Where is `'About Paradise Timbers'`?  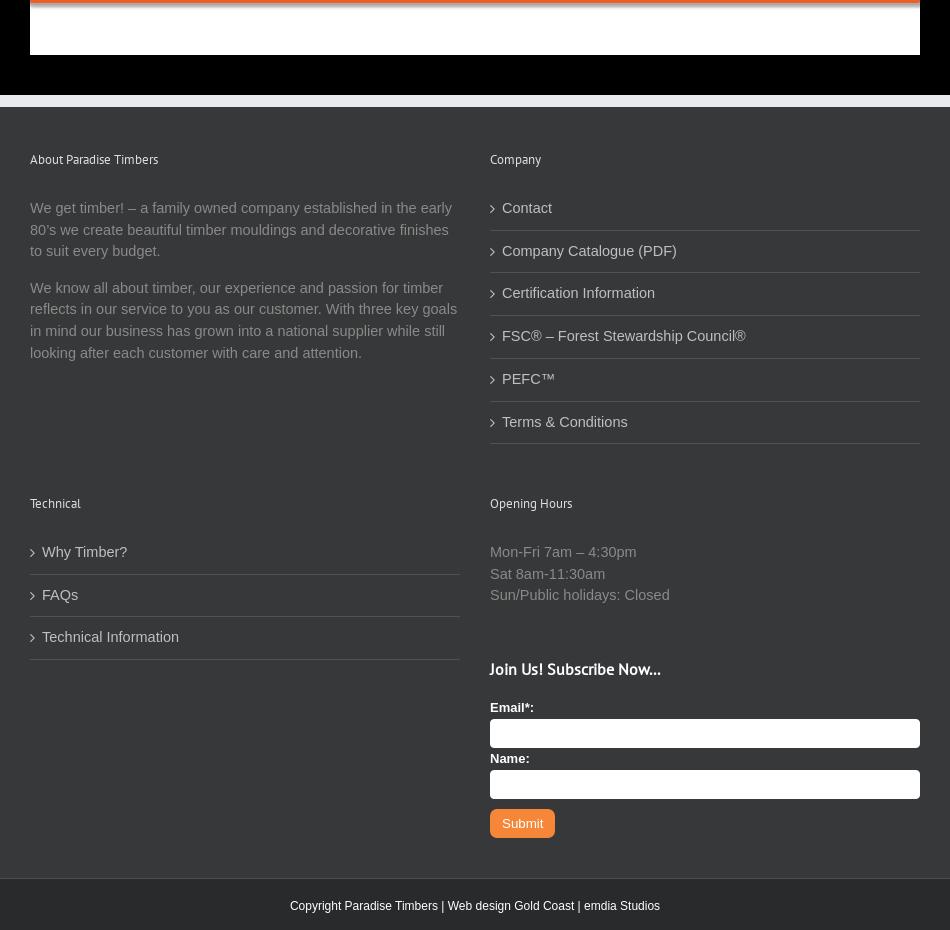
'About Paradise Timbers' is located at coordinates (93, 158).